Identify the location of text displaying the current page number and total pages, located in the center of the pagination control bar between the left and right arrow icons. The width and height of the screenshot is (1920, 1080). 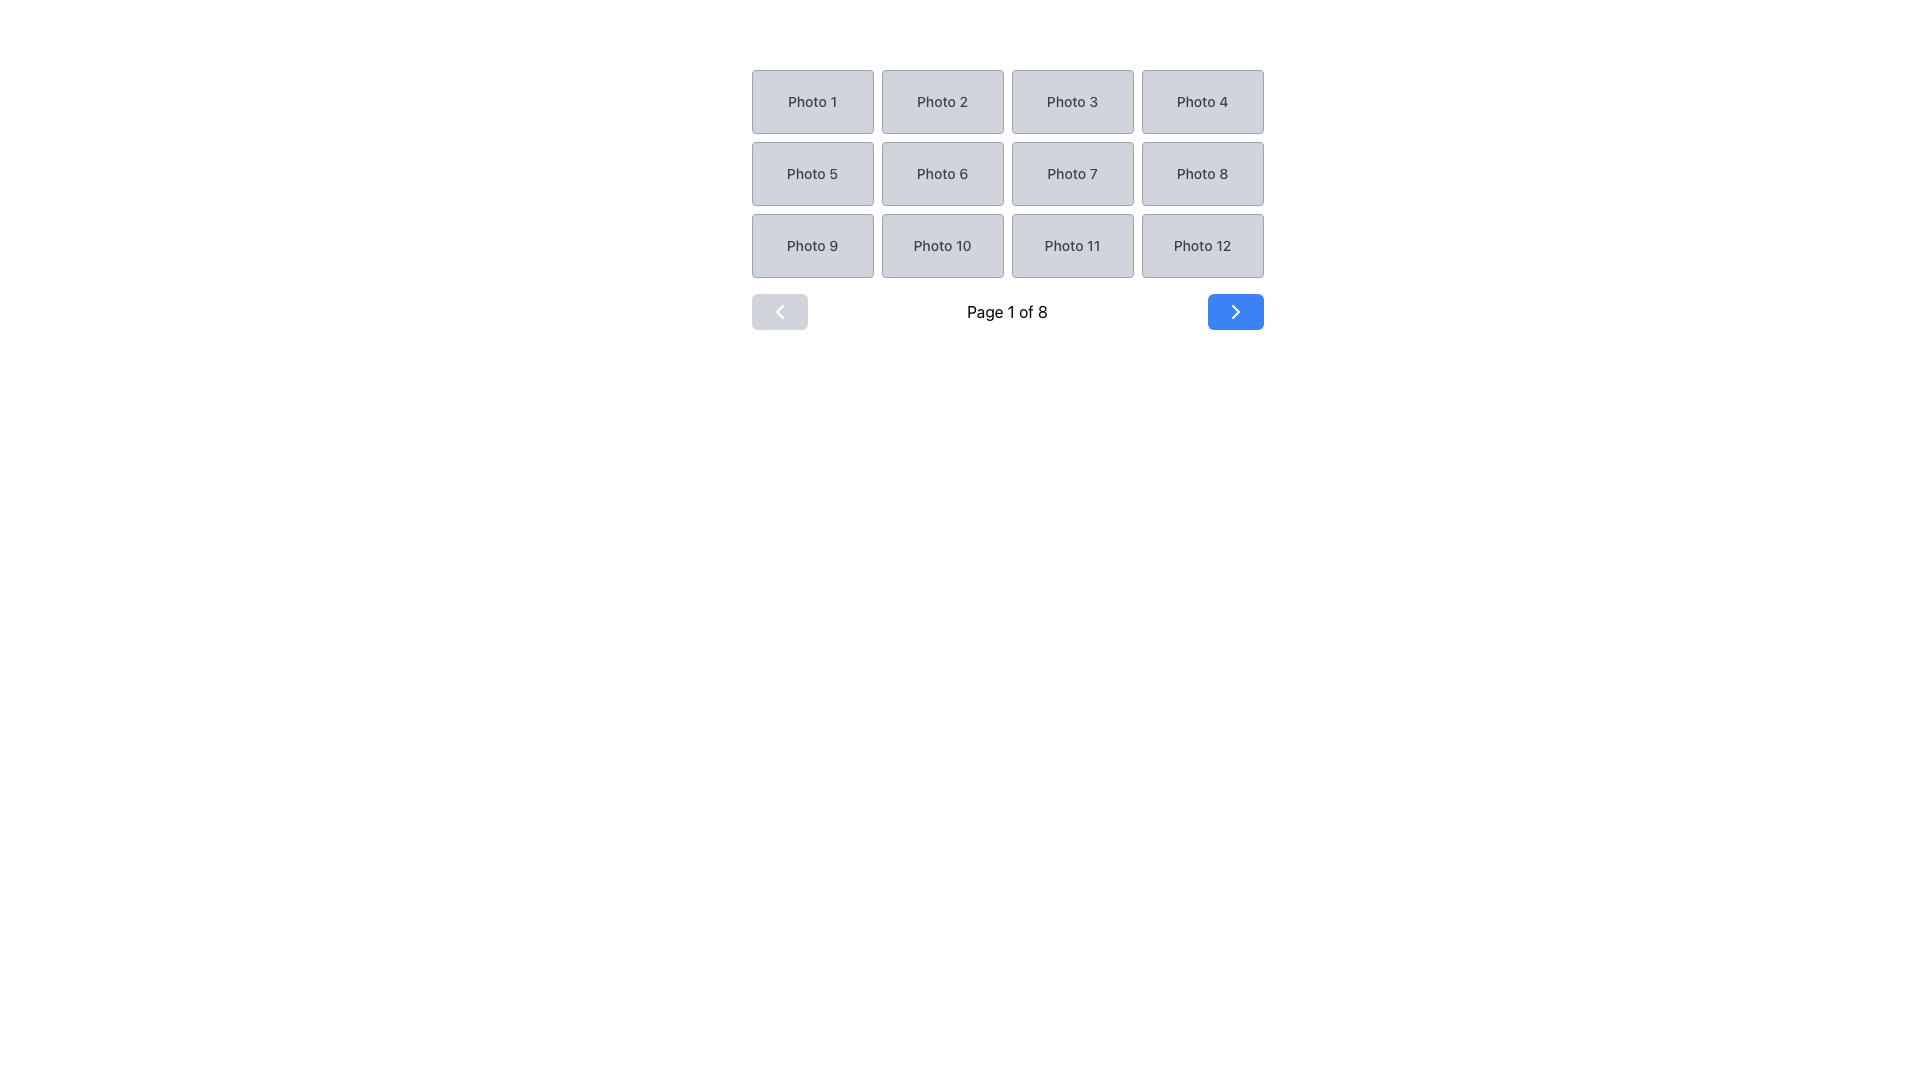
(1007, 312).